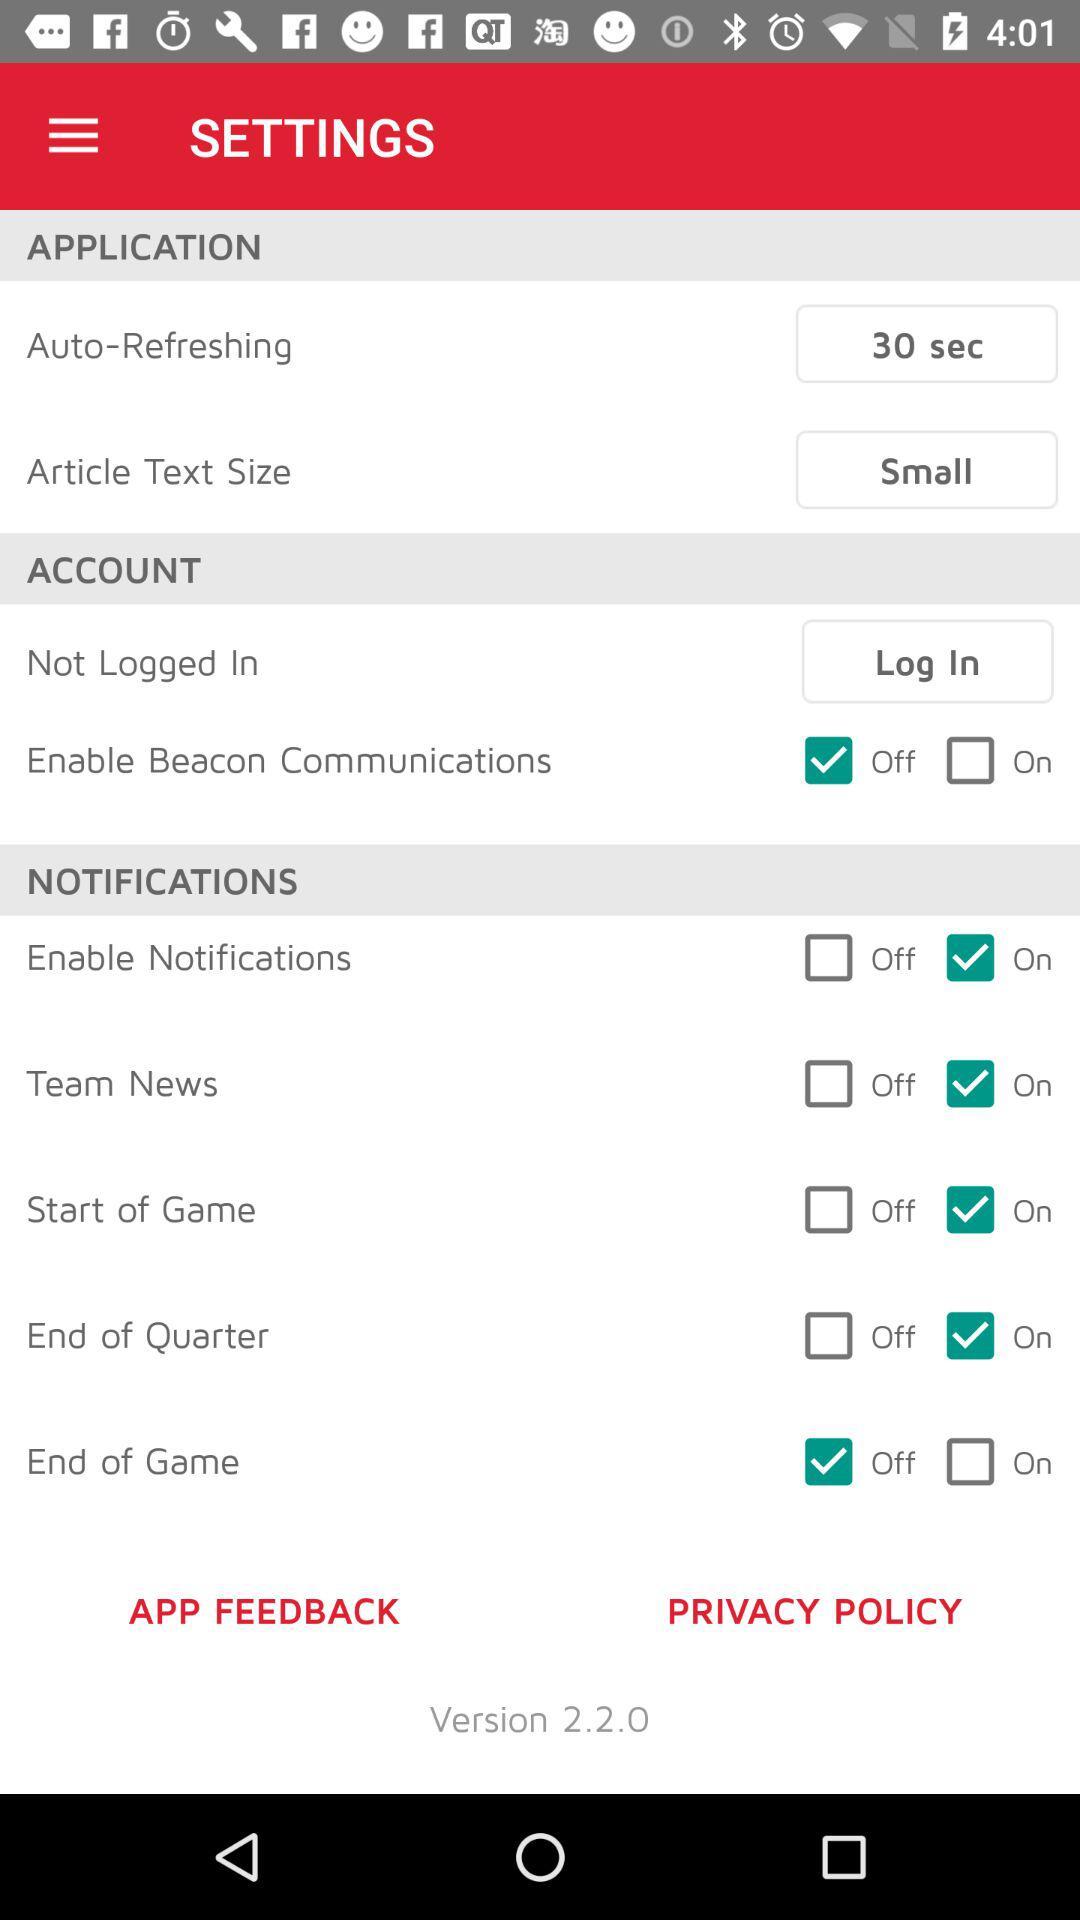  I want to click on version 2 2 icon, so click(540, 1716).